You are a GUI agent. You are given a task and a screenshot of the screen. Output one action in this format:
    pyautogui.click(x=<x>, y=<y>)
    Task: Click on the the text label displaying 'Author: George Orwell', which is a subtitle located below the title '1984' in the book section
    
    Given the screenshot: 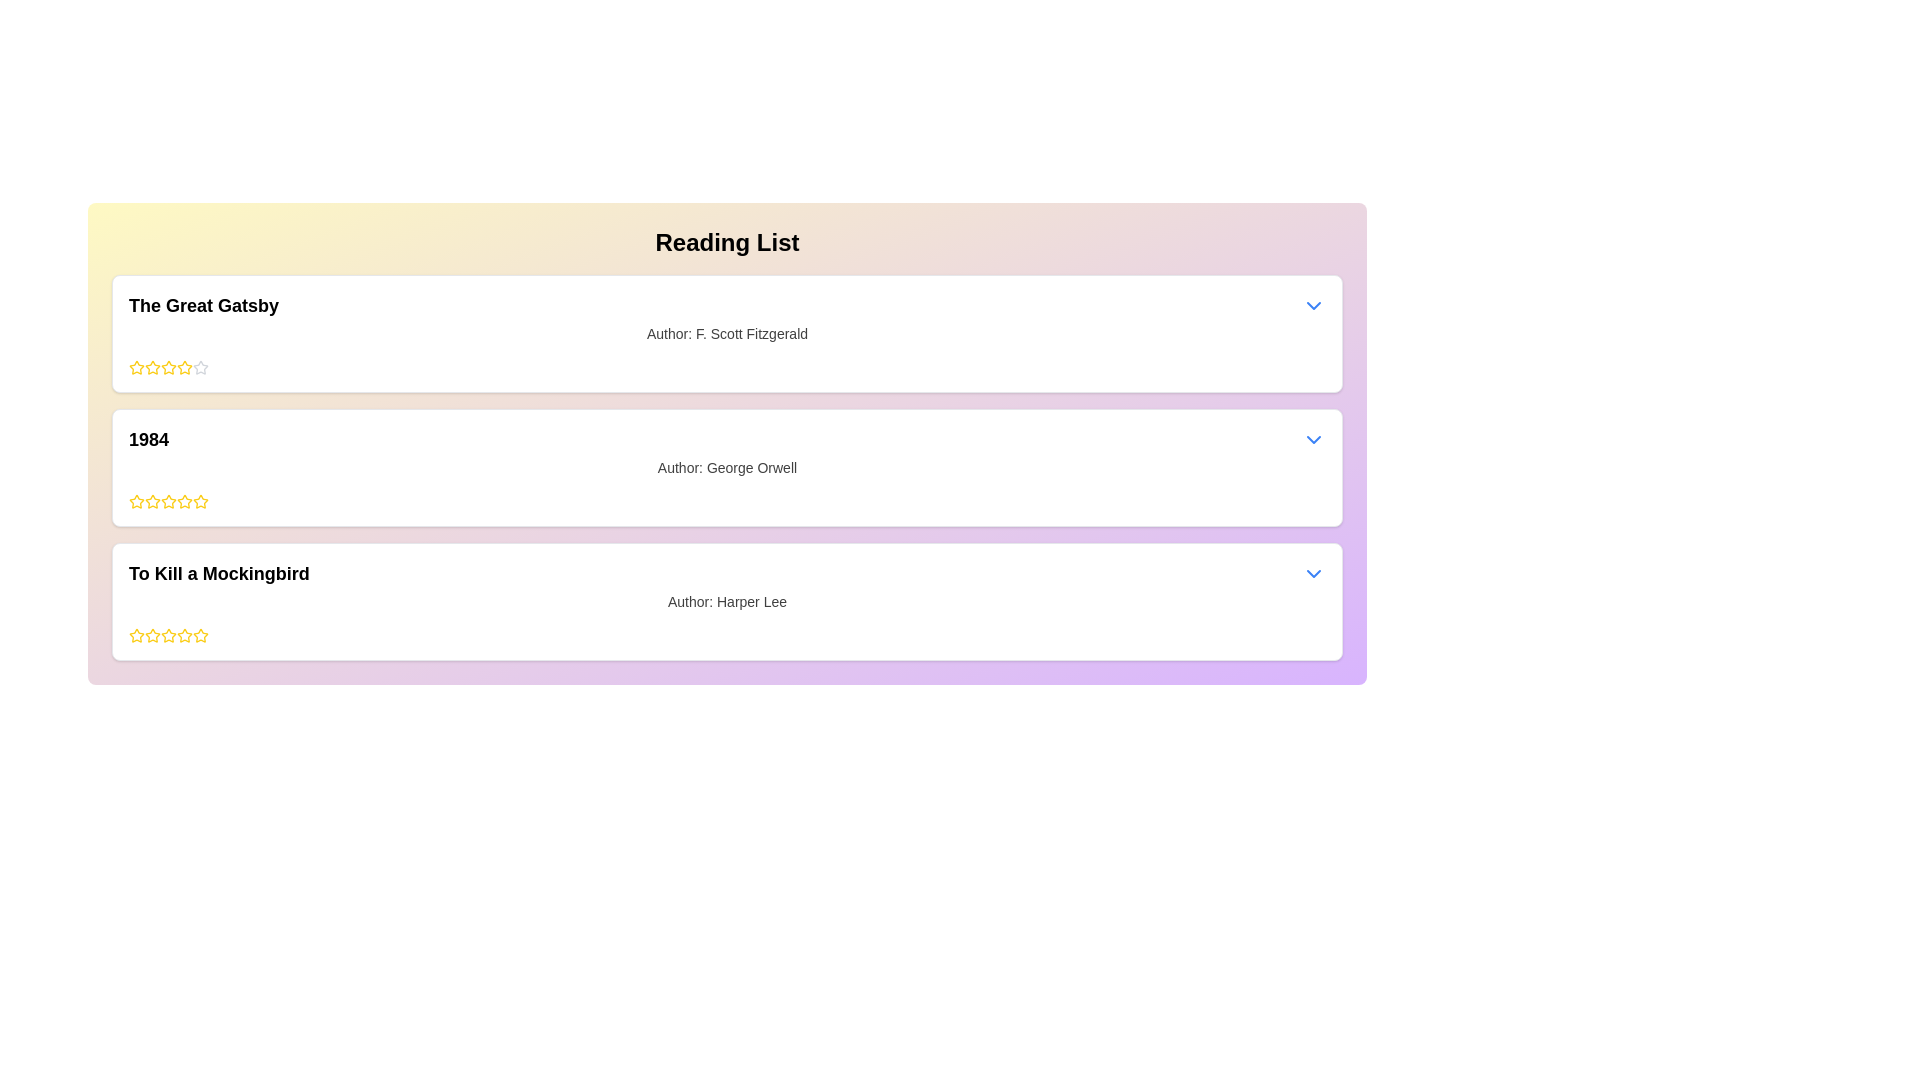 What is the action you would take?
    pyautogui.click(x=726, y=467)
    